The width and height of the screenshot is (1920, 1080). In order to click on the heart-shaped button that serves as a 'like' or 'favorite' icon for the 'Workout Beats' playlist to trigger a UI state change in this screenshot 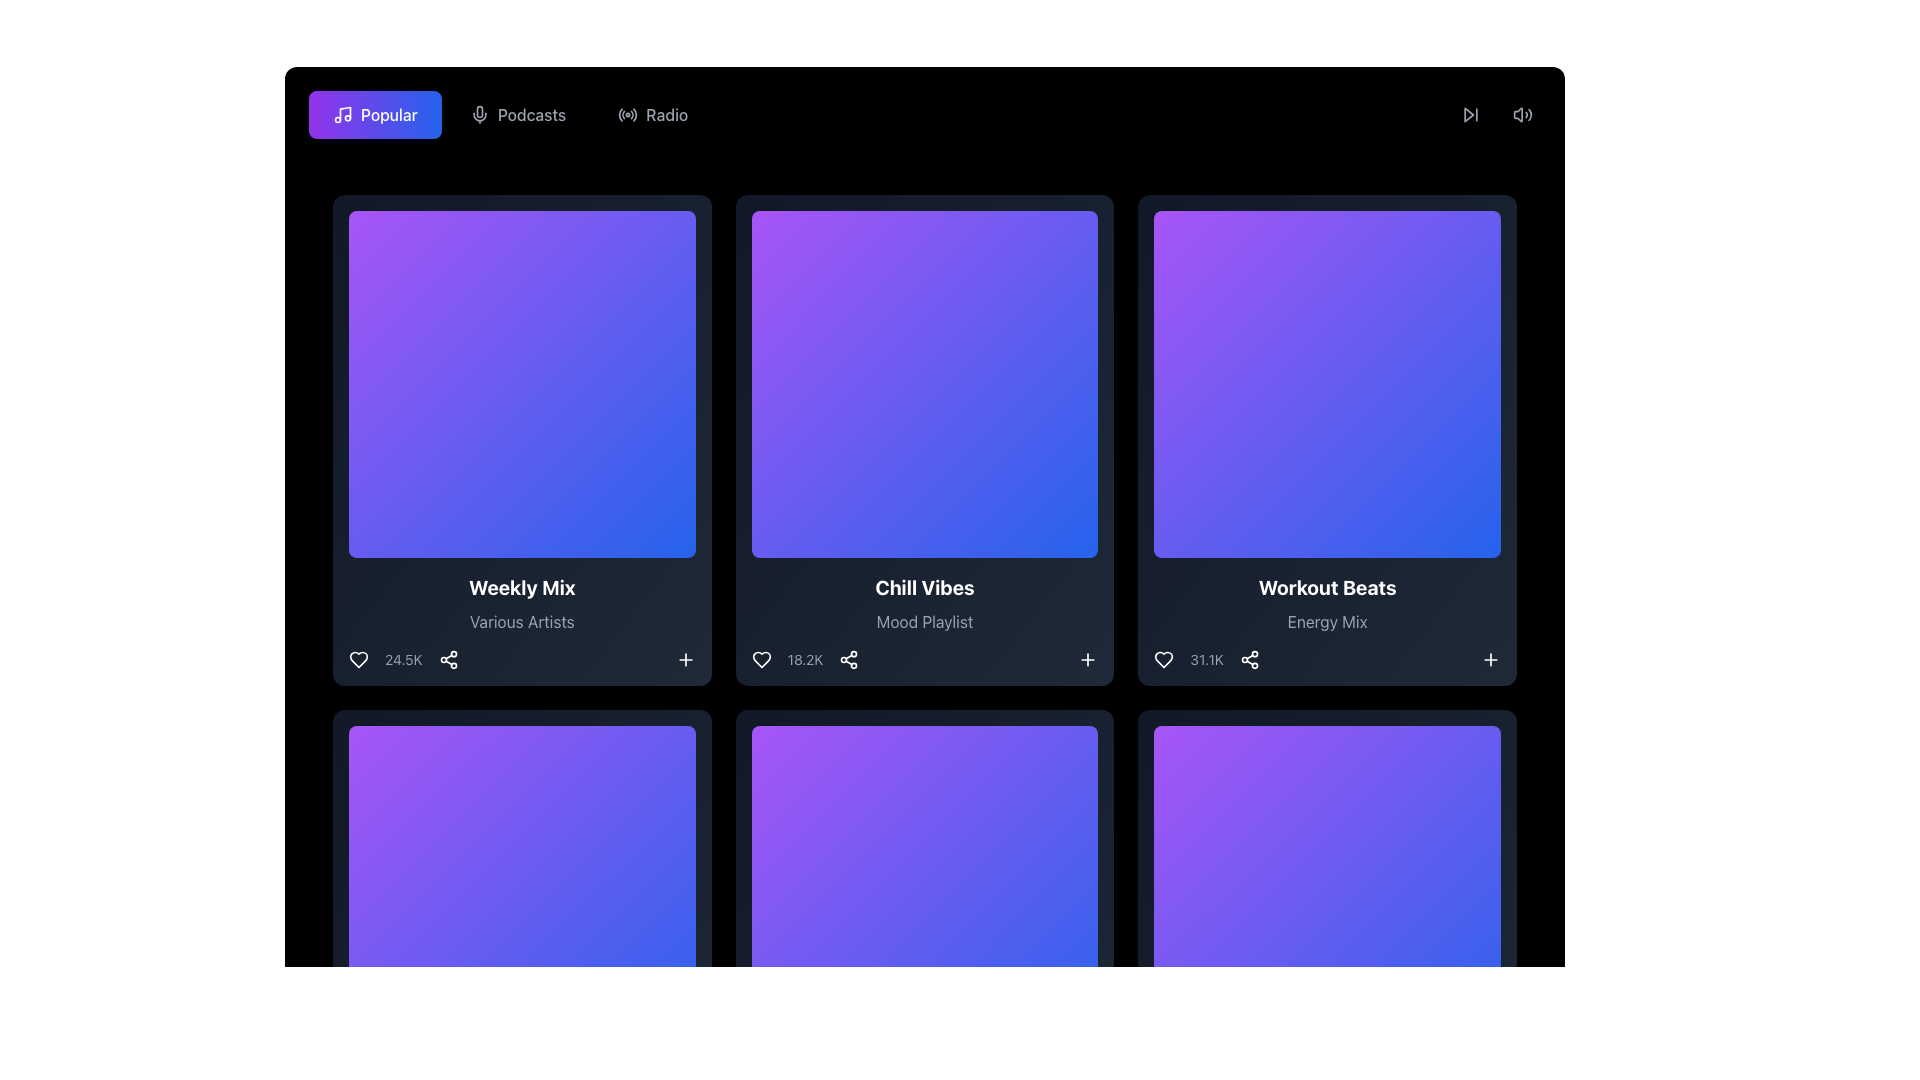, I will do `click(1164, 659)`.